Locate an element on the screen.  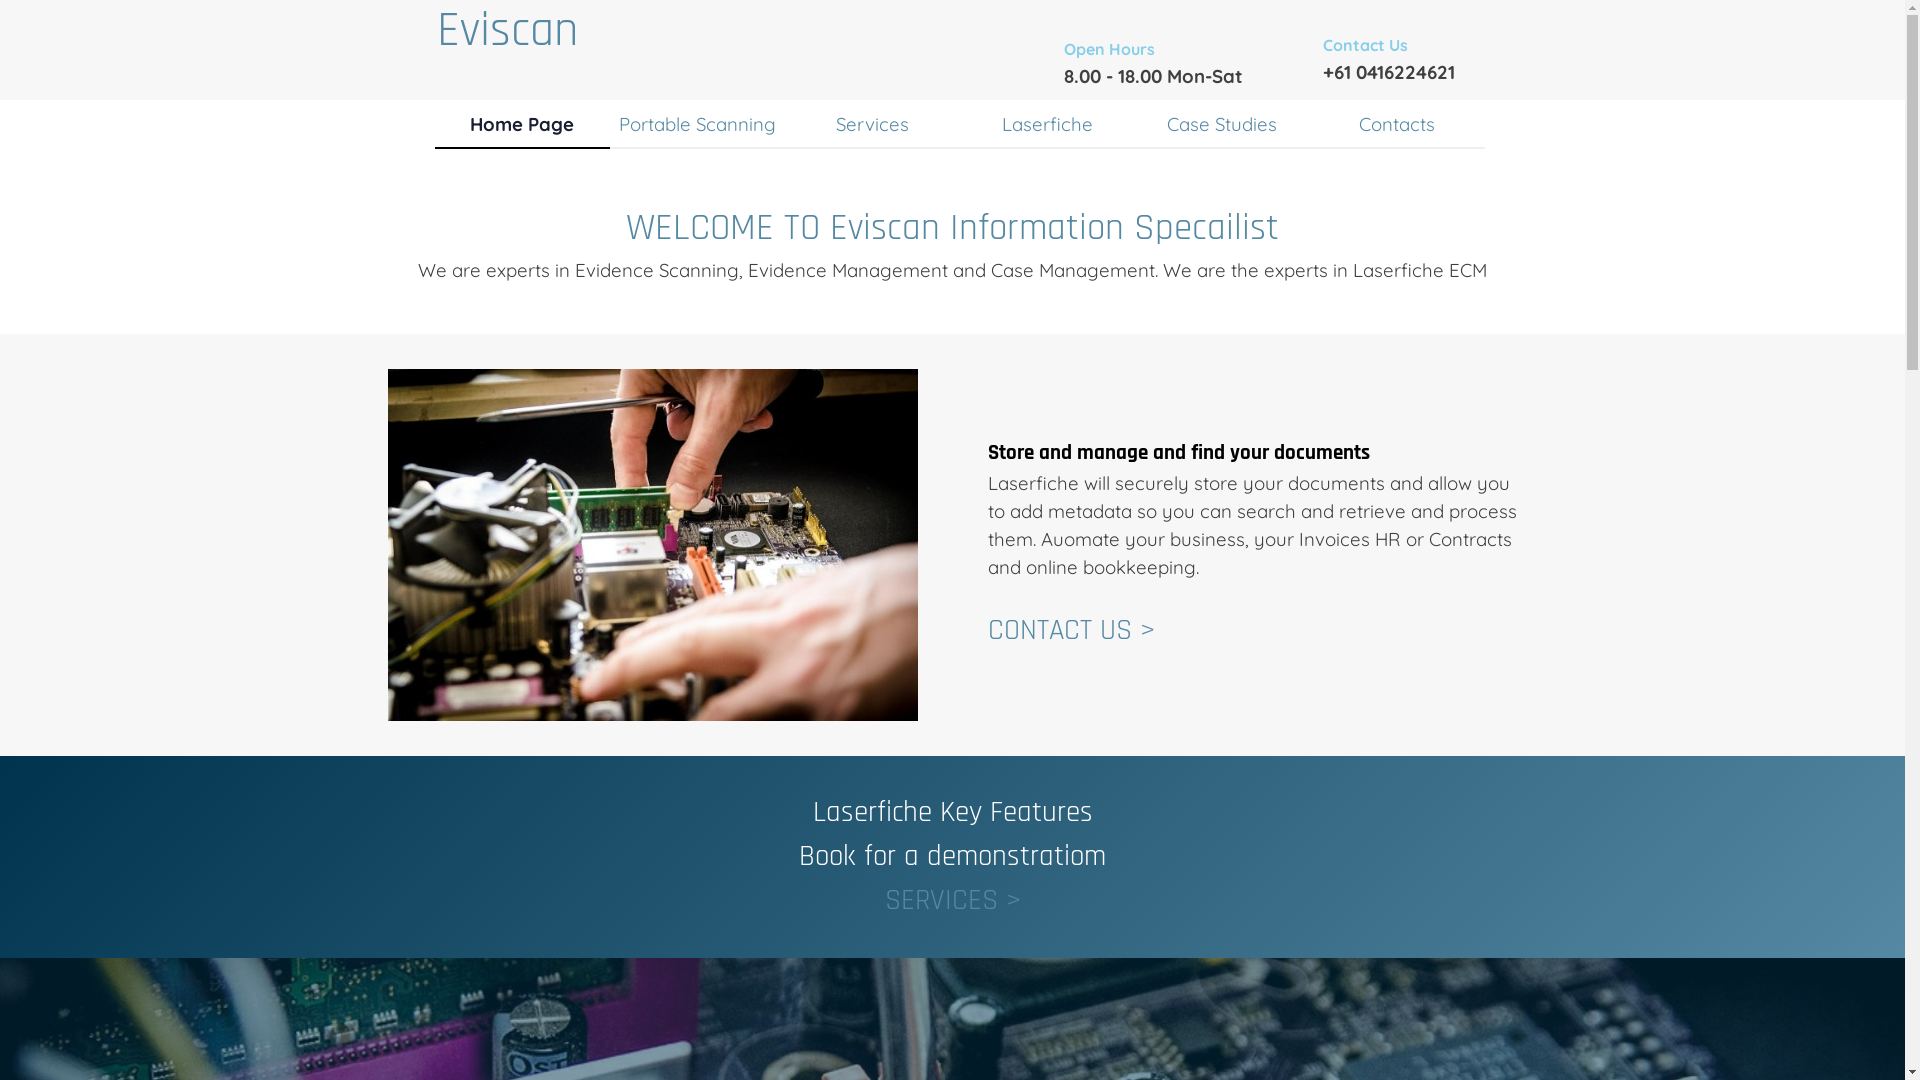
'Services' is located at coordinates (871, 123).